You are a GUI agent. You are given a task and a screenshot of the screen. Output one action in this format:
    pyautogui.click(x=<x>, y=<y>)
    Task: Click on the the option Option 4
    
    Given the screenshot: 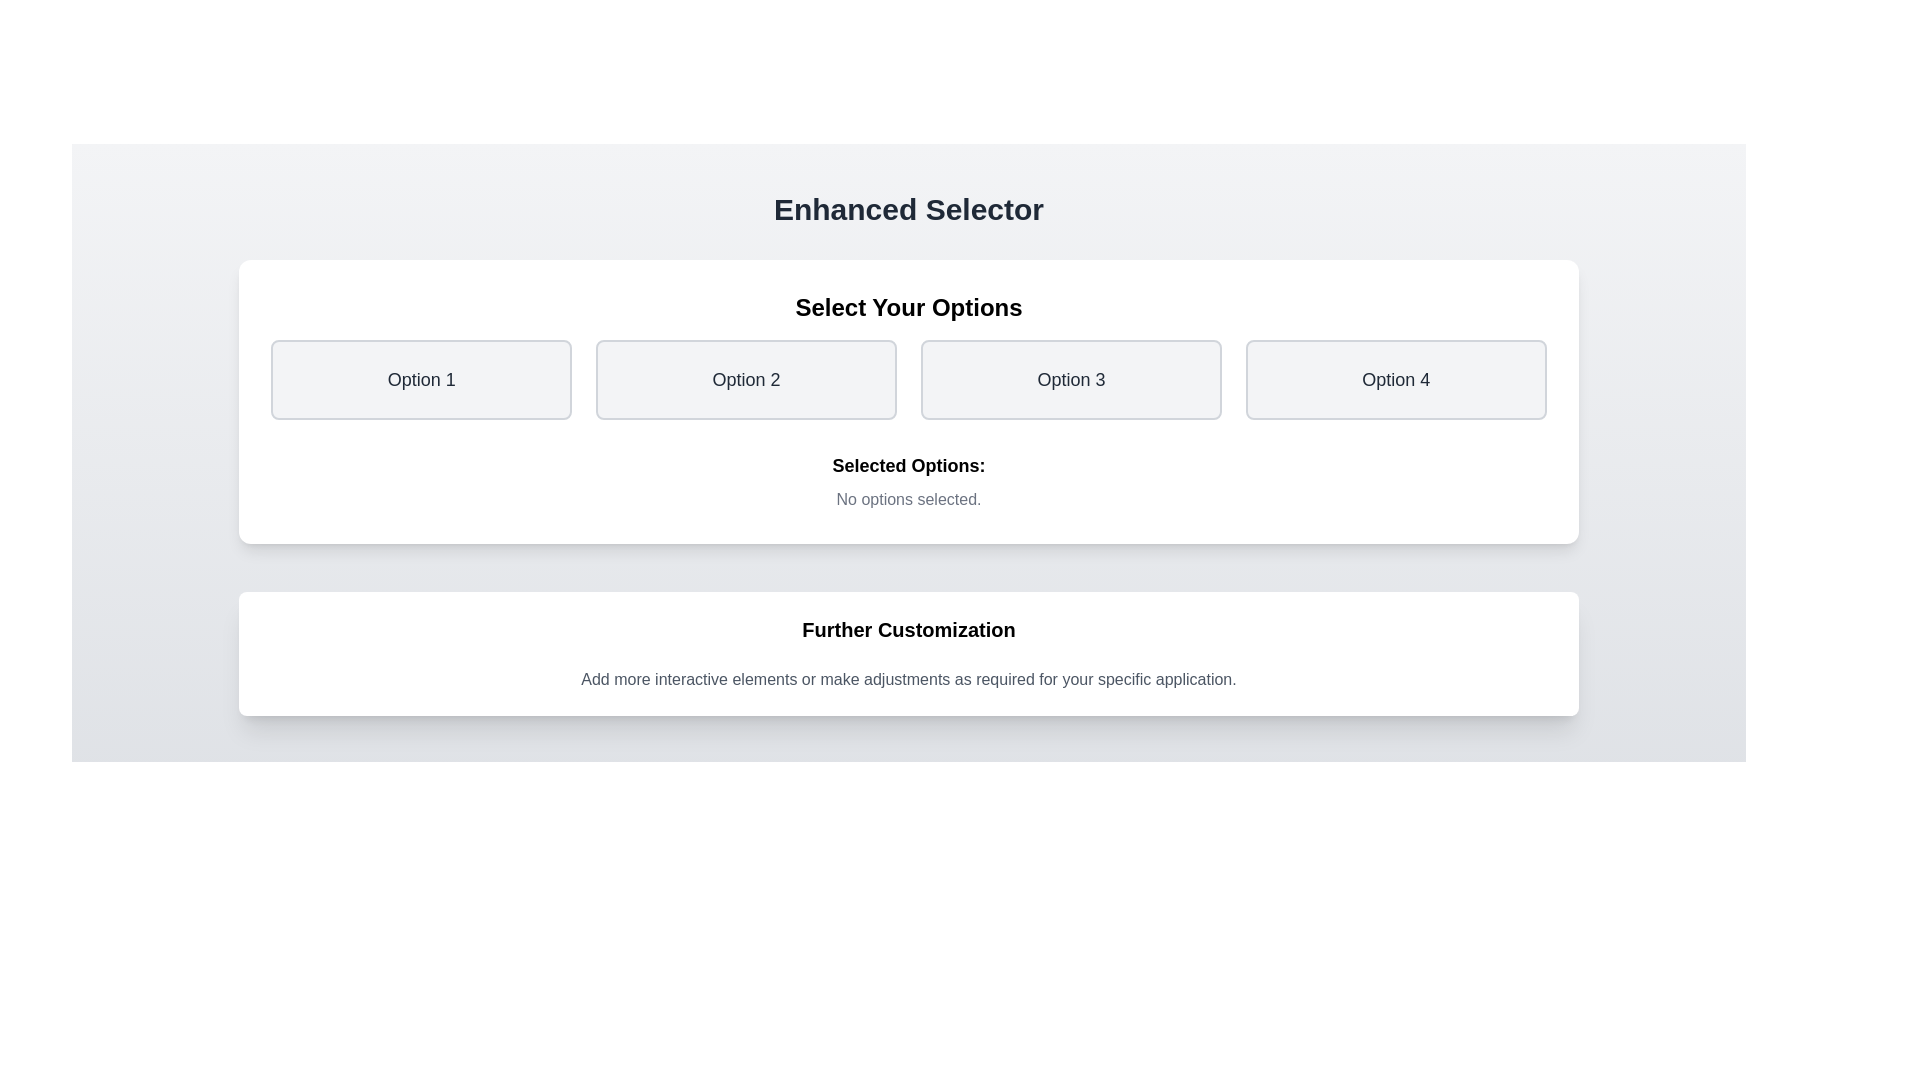 What is the action you would take?
    pyautogui.click(x=1395, y=380)
    